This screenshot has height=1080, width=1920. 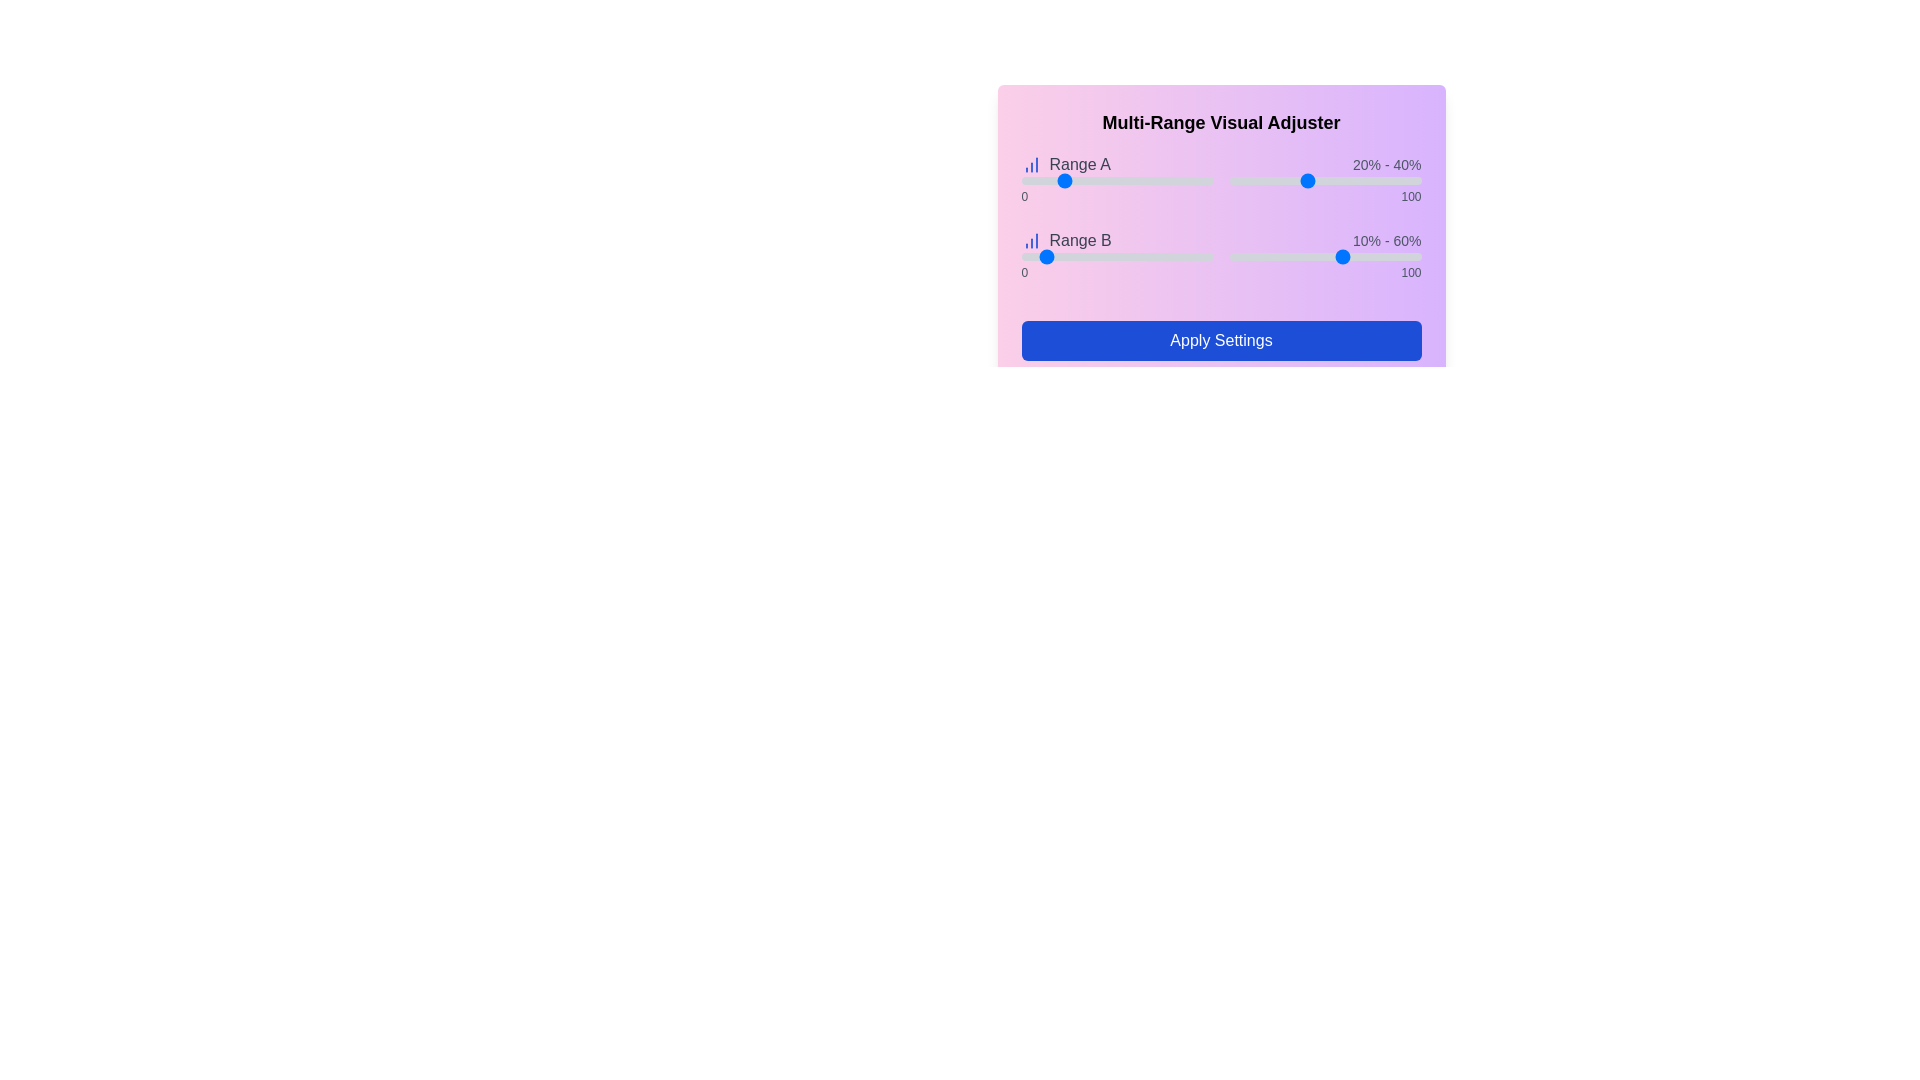 I want to click on the Range B slider position, so click(x=1171, y=256).